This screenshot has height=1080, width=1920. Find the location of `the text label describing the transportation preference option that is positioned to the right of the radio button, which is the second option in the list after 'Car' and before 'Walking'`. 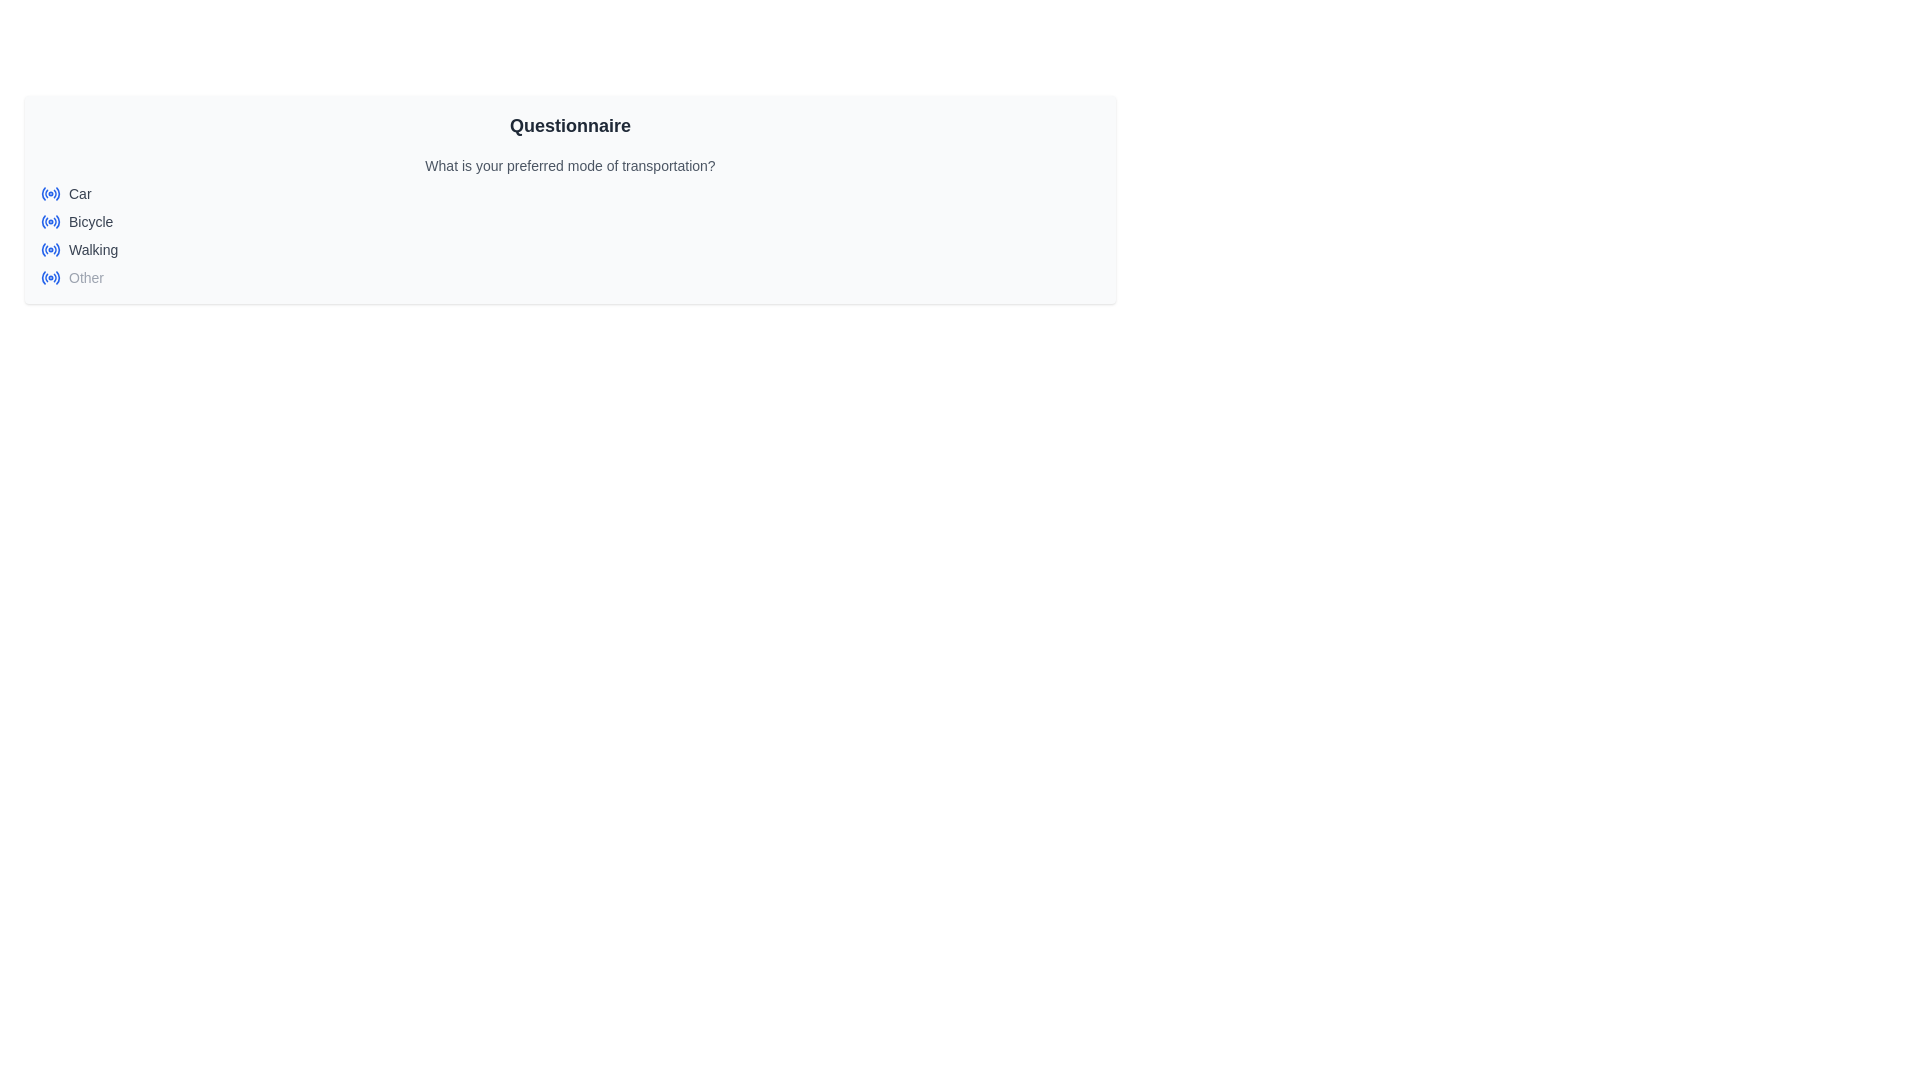

the text label describing the transportation preference option that is positioned to the right of the radio button, which is the second option in the list after 'Car' and before 'Walking' is located at coordinates (90, 222).